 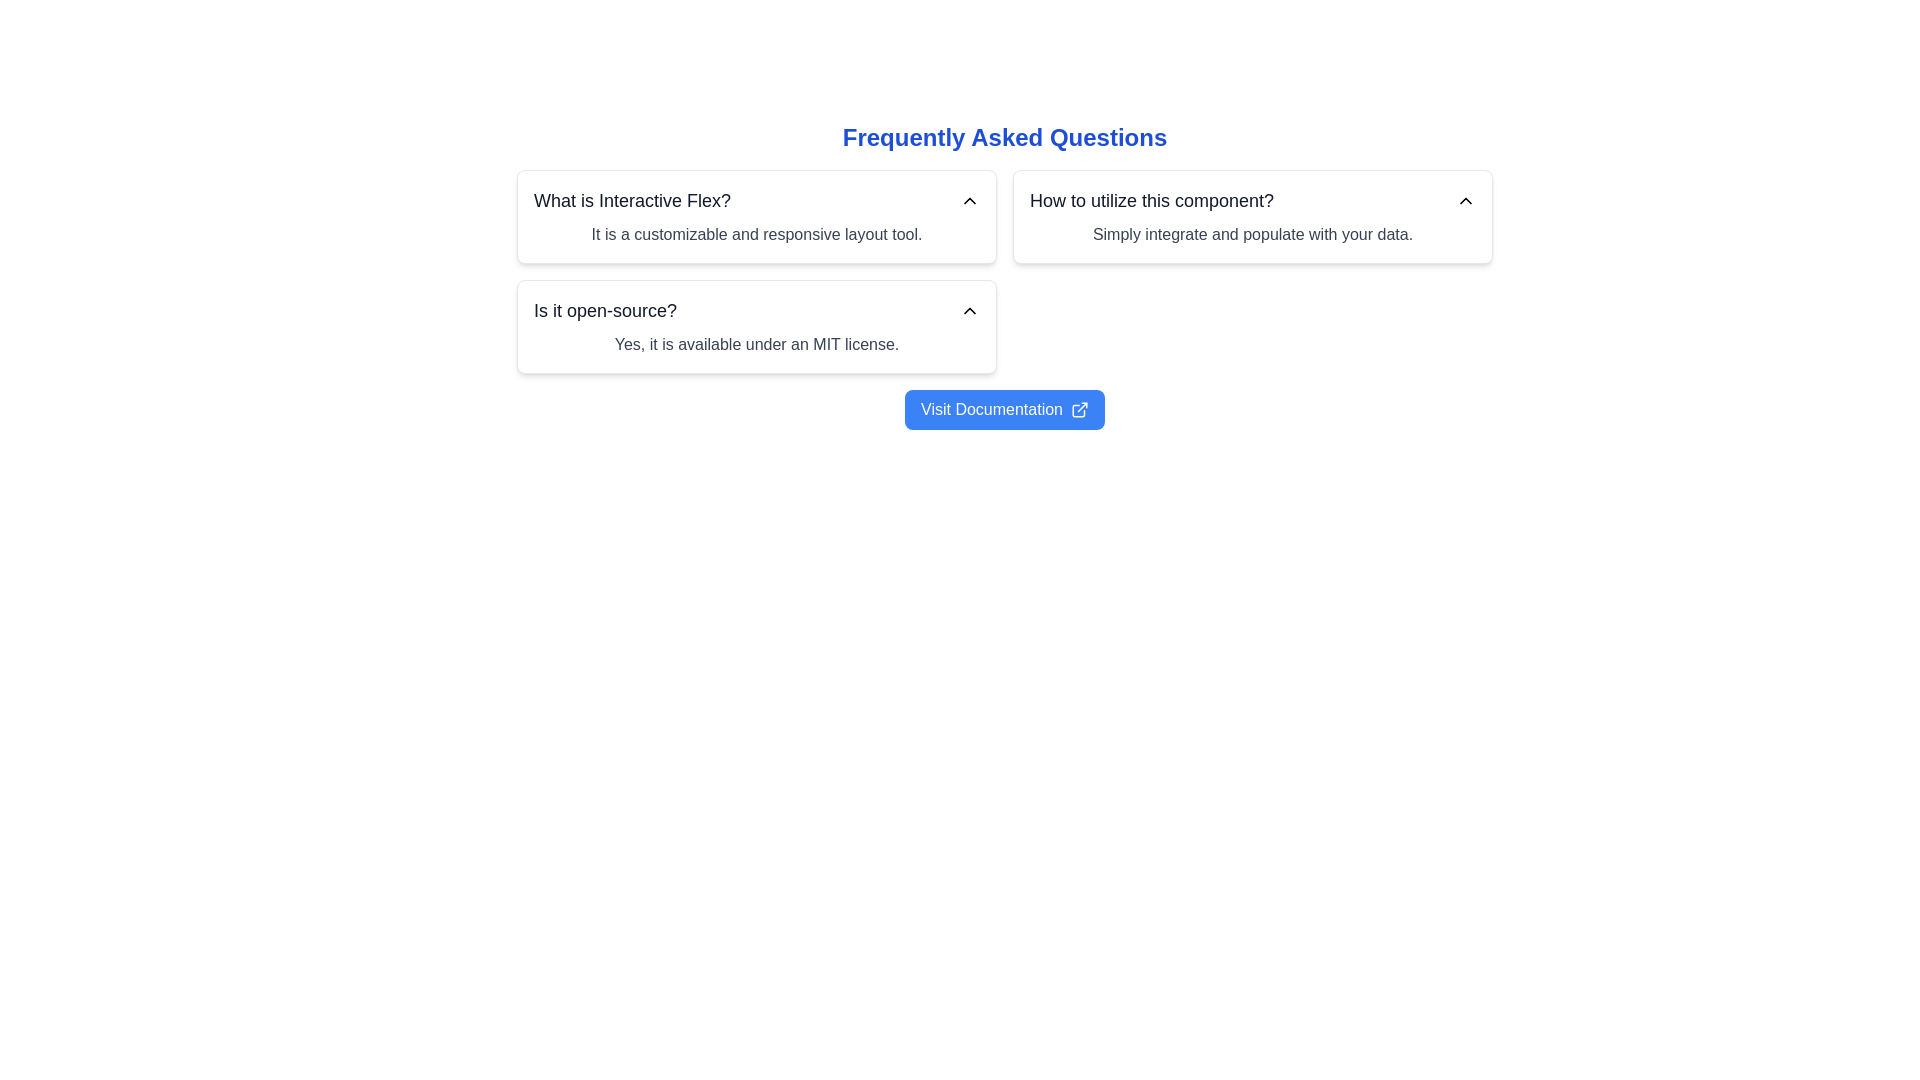 What do you see at coordinates (1079, 408) in the screenshot?
I see `the design of the icon located to the right of the 'Visit Documentation' button, which indicates that clicking it will open an external link or navigate to another resource` at bounding box center [1079, 408].